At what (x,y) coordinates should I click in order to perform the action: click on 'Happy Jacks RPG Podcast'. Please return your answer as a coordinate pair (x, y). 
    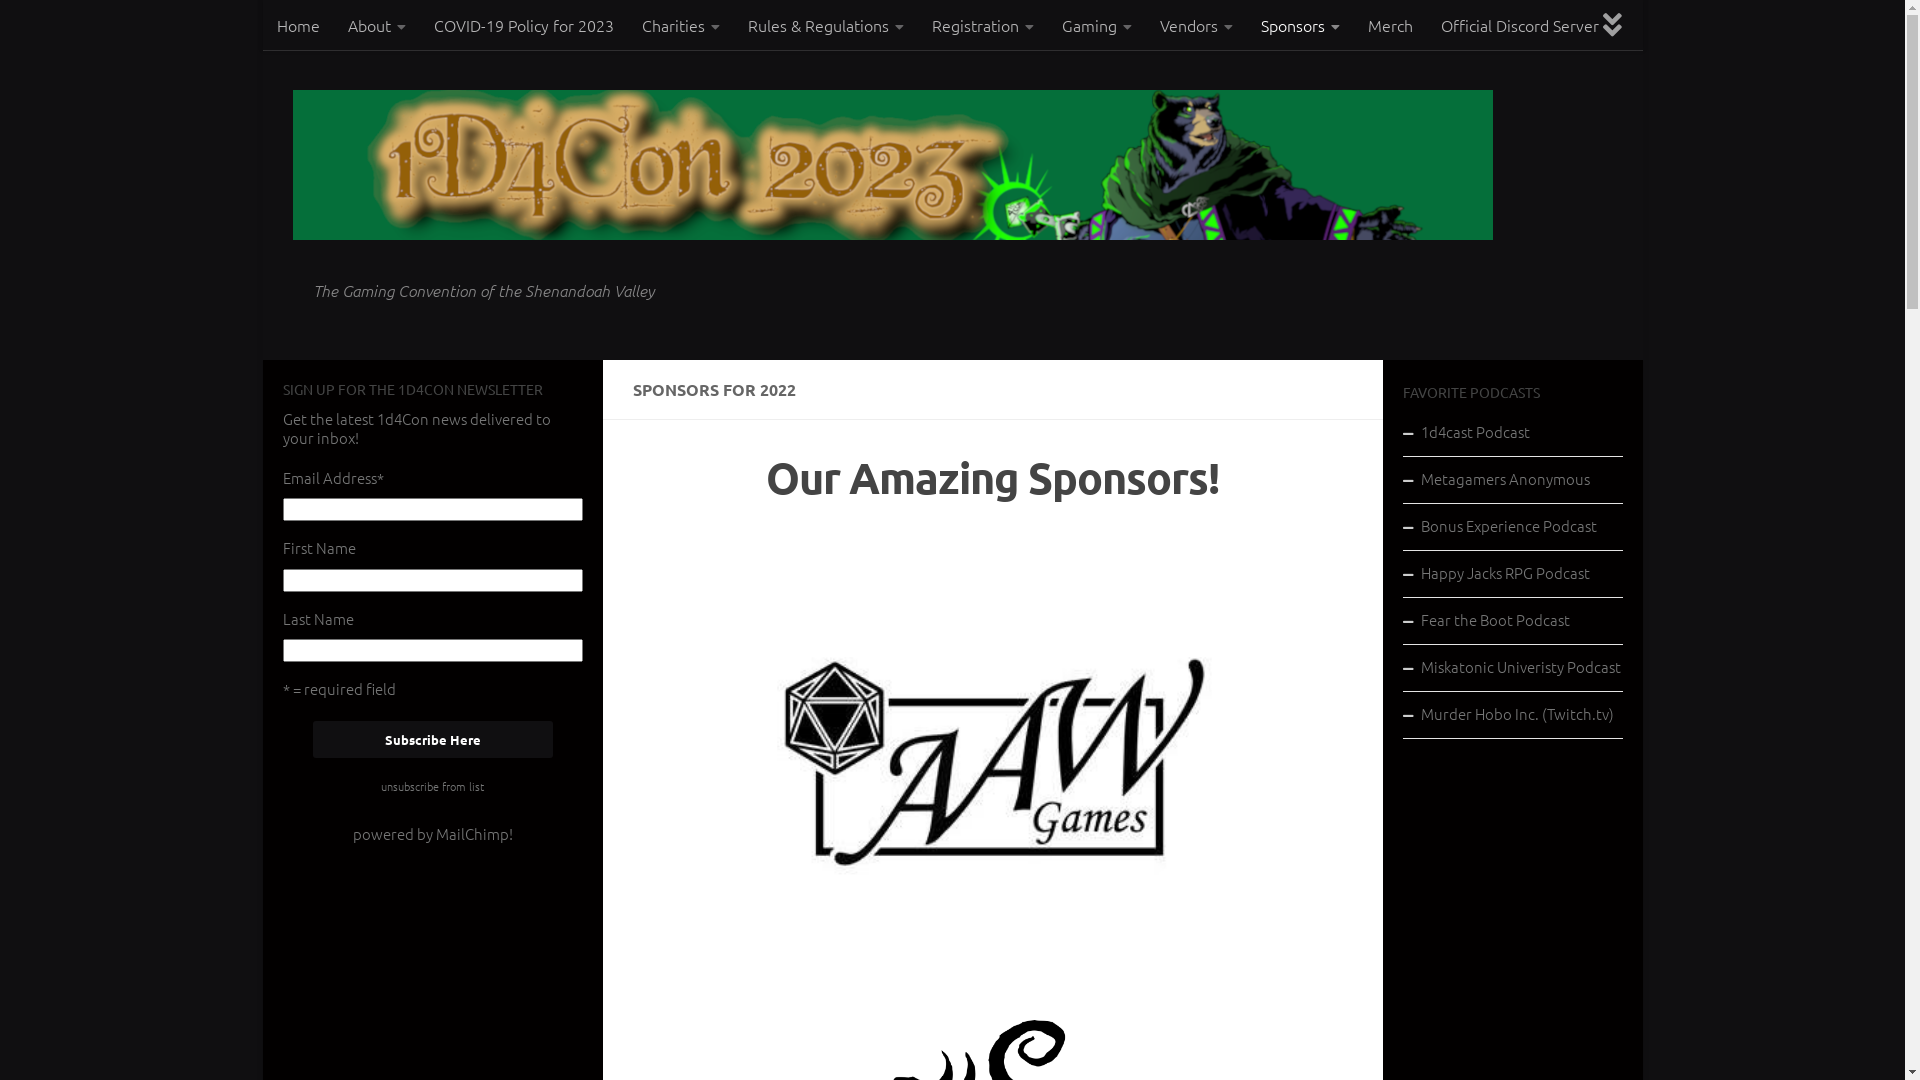
    Looking at the image, I should click on (1512, 574).